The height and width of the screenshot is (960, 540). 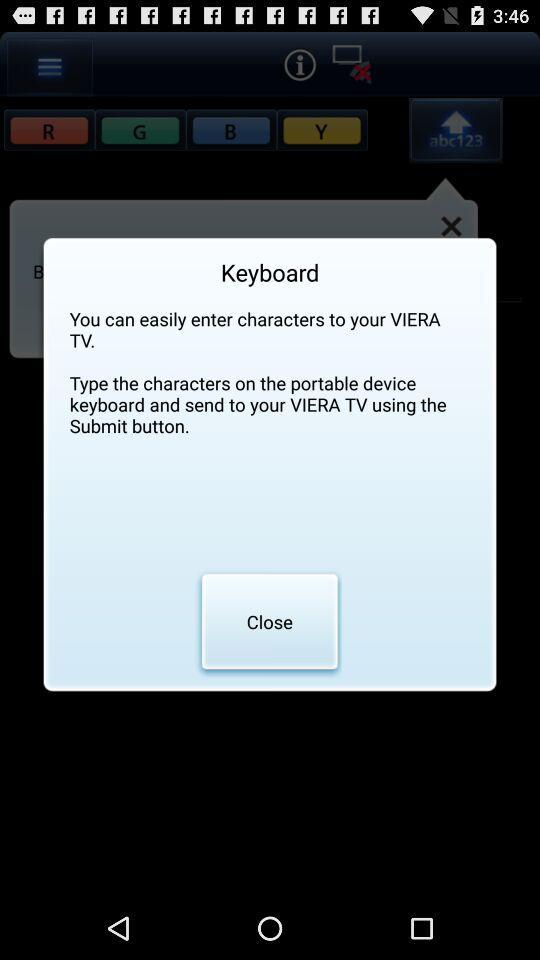 What do you see at coordinates (451, 240) in the screenshot?
I see `the close icon` at bounding box center [451, 240].